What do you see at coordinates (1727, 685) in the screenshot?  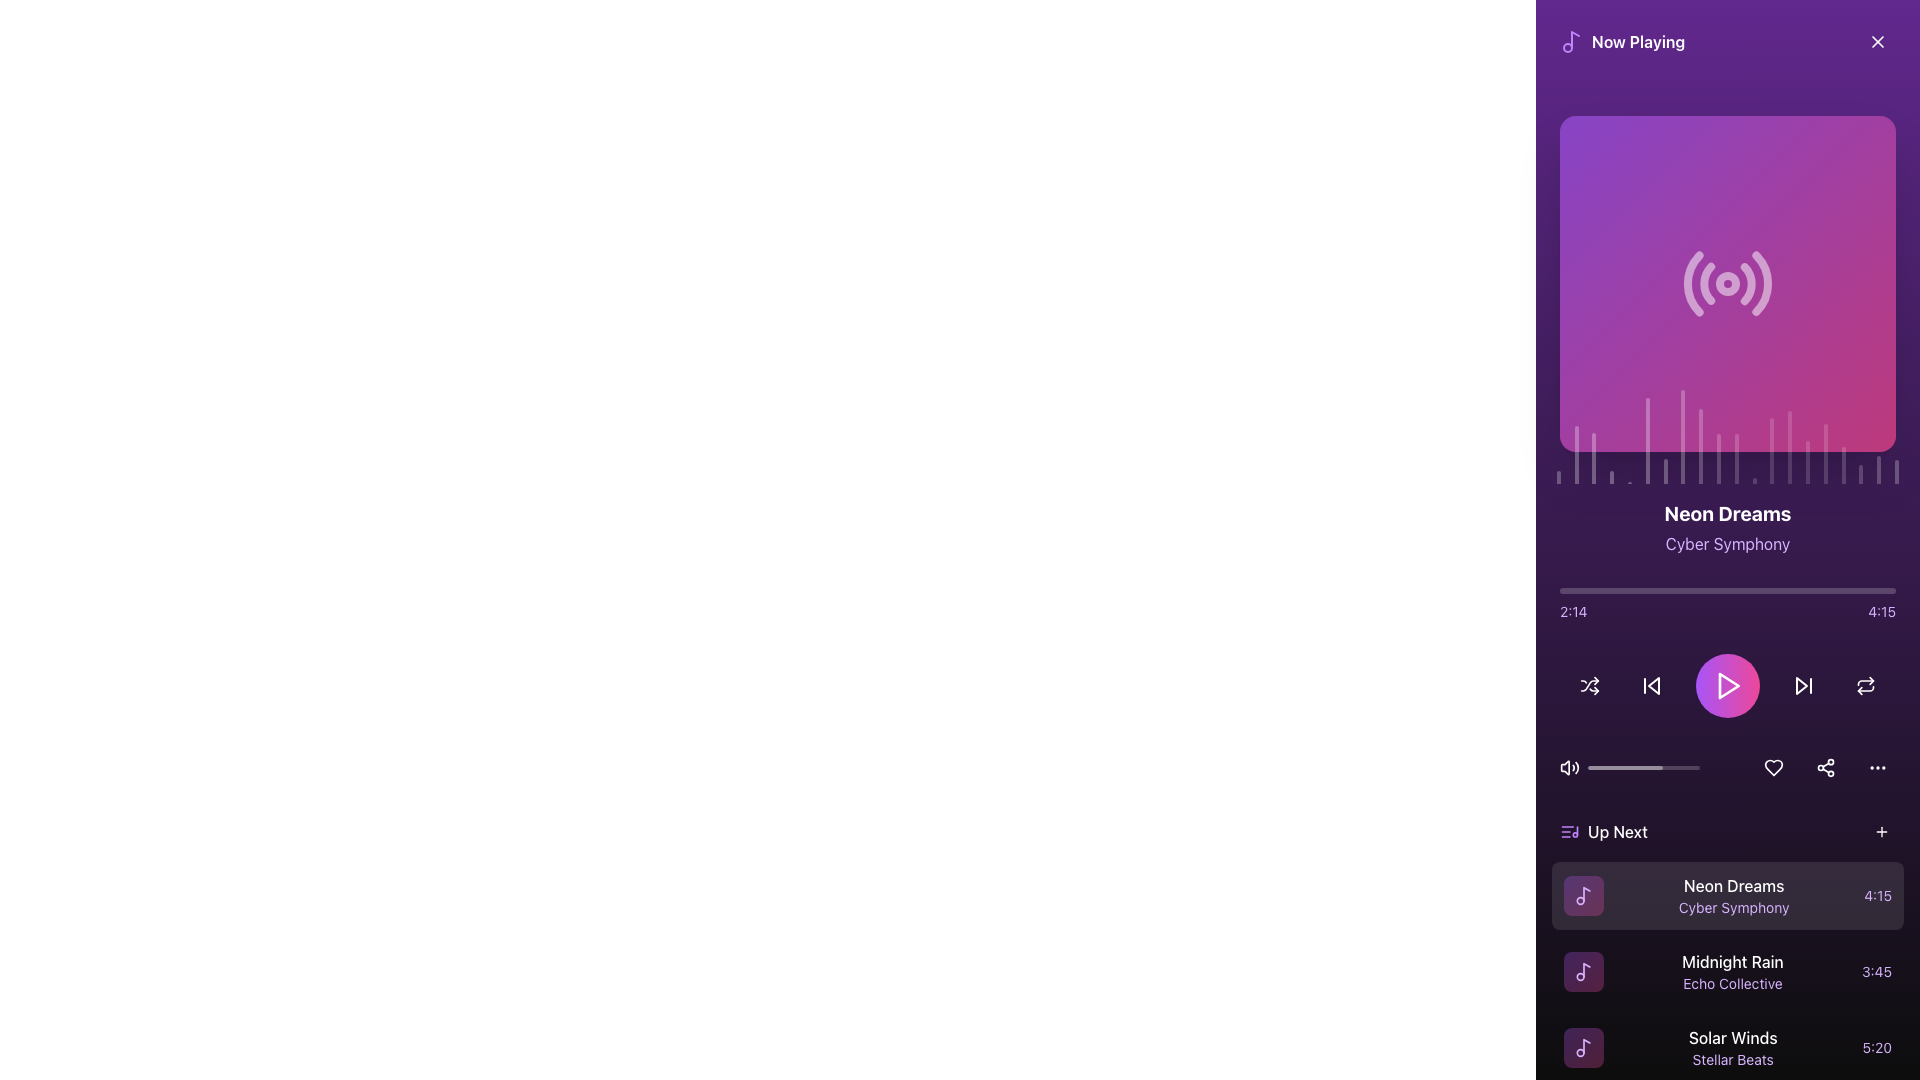 I see `the play button icon, which is a rightward-pointing triangle within a circular button, located at the lower-central section of the interface` at bounding box center [1727, 685].